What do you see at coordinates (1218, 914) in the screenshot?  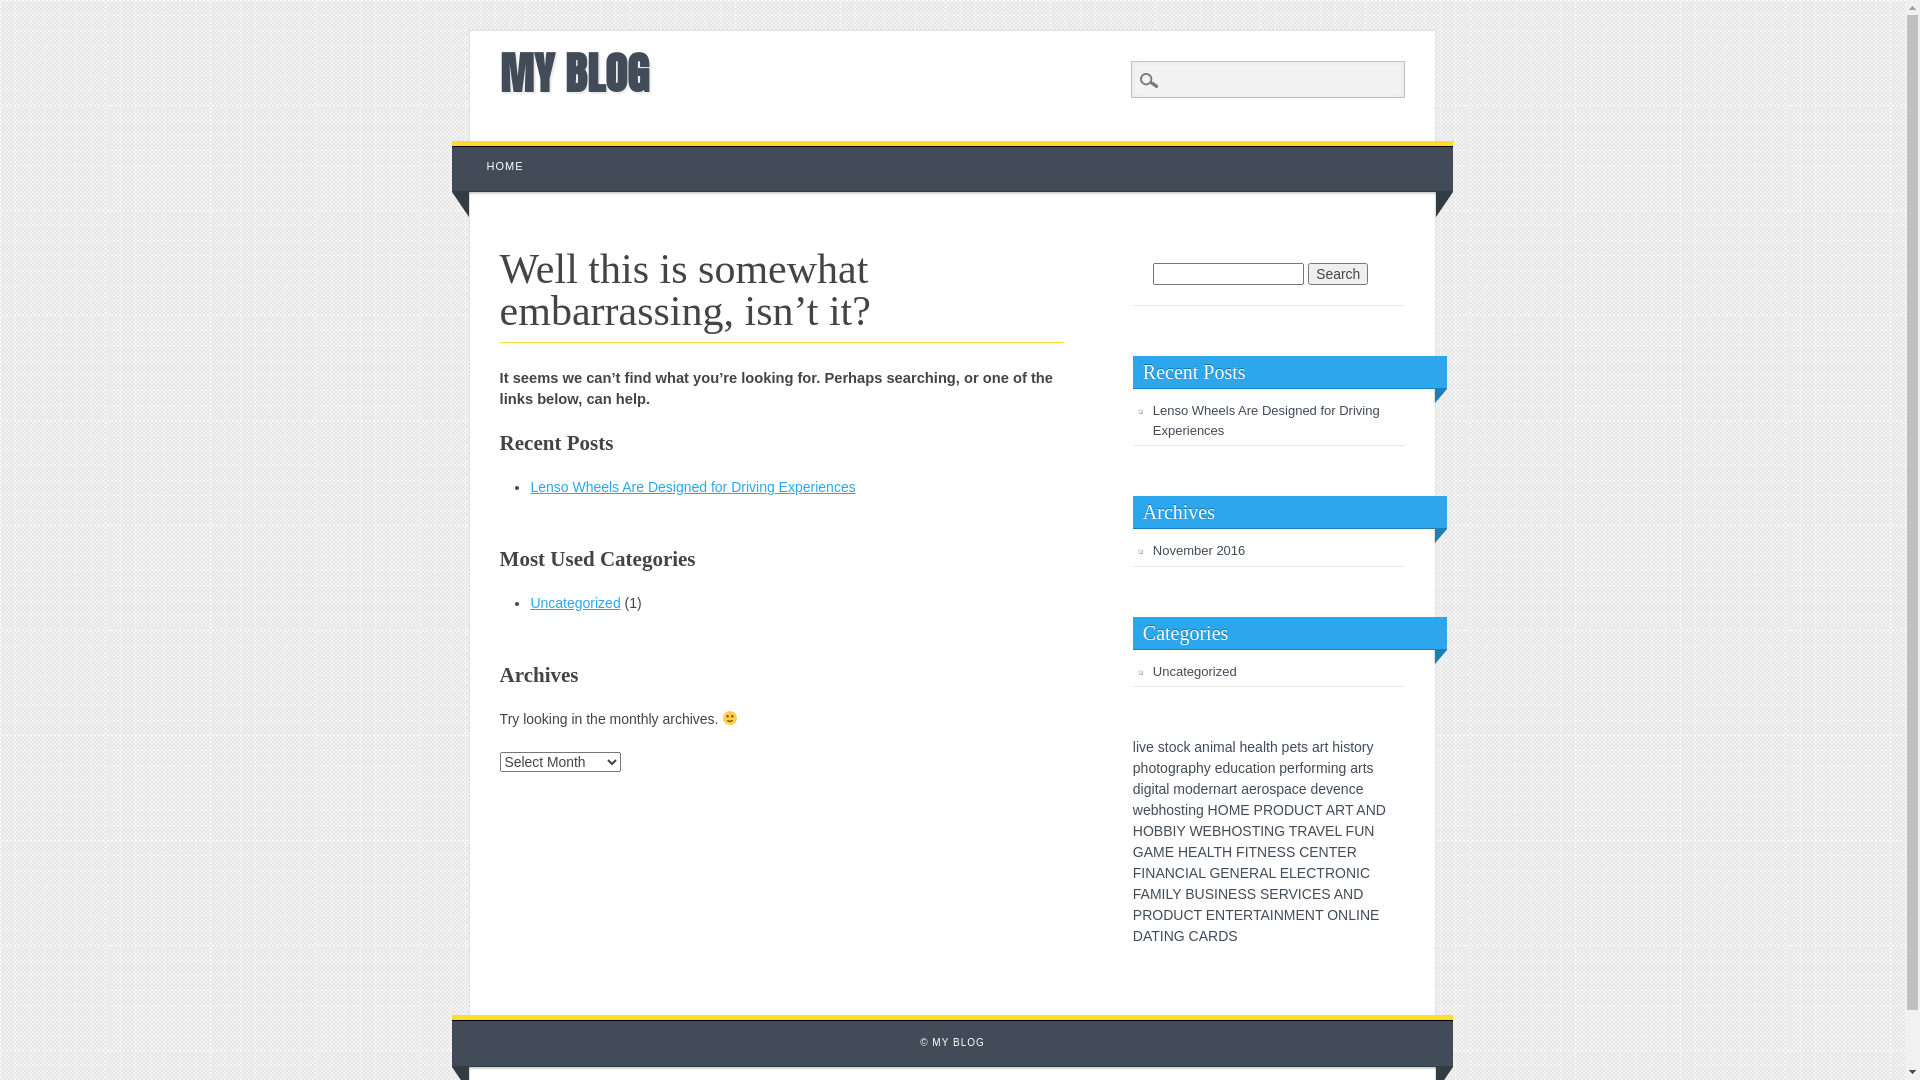 I see `'N'` at bounding box center [1218, 914].